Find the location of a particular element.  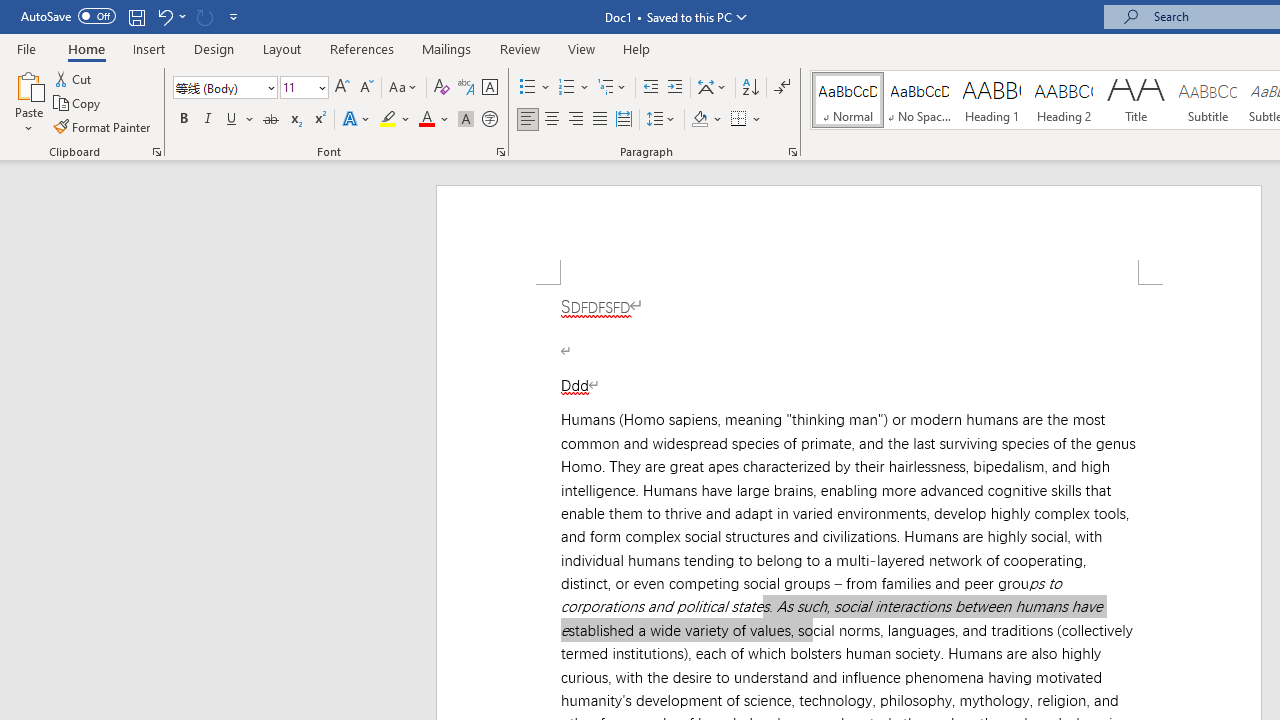

'Font...' is located at coordinates (501, 150).